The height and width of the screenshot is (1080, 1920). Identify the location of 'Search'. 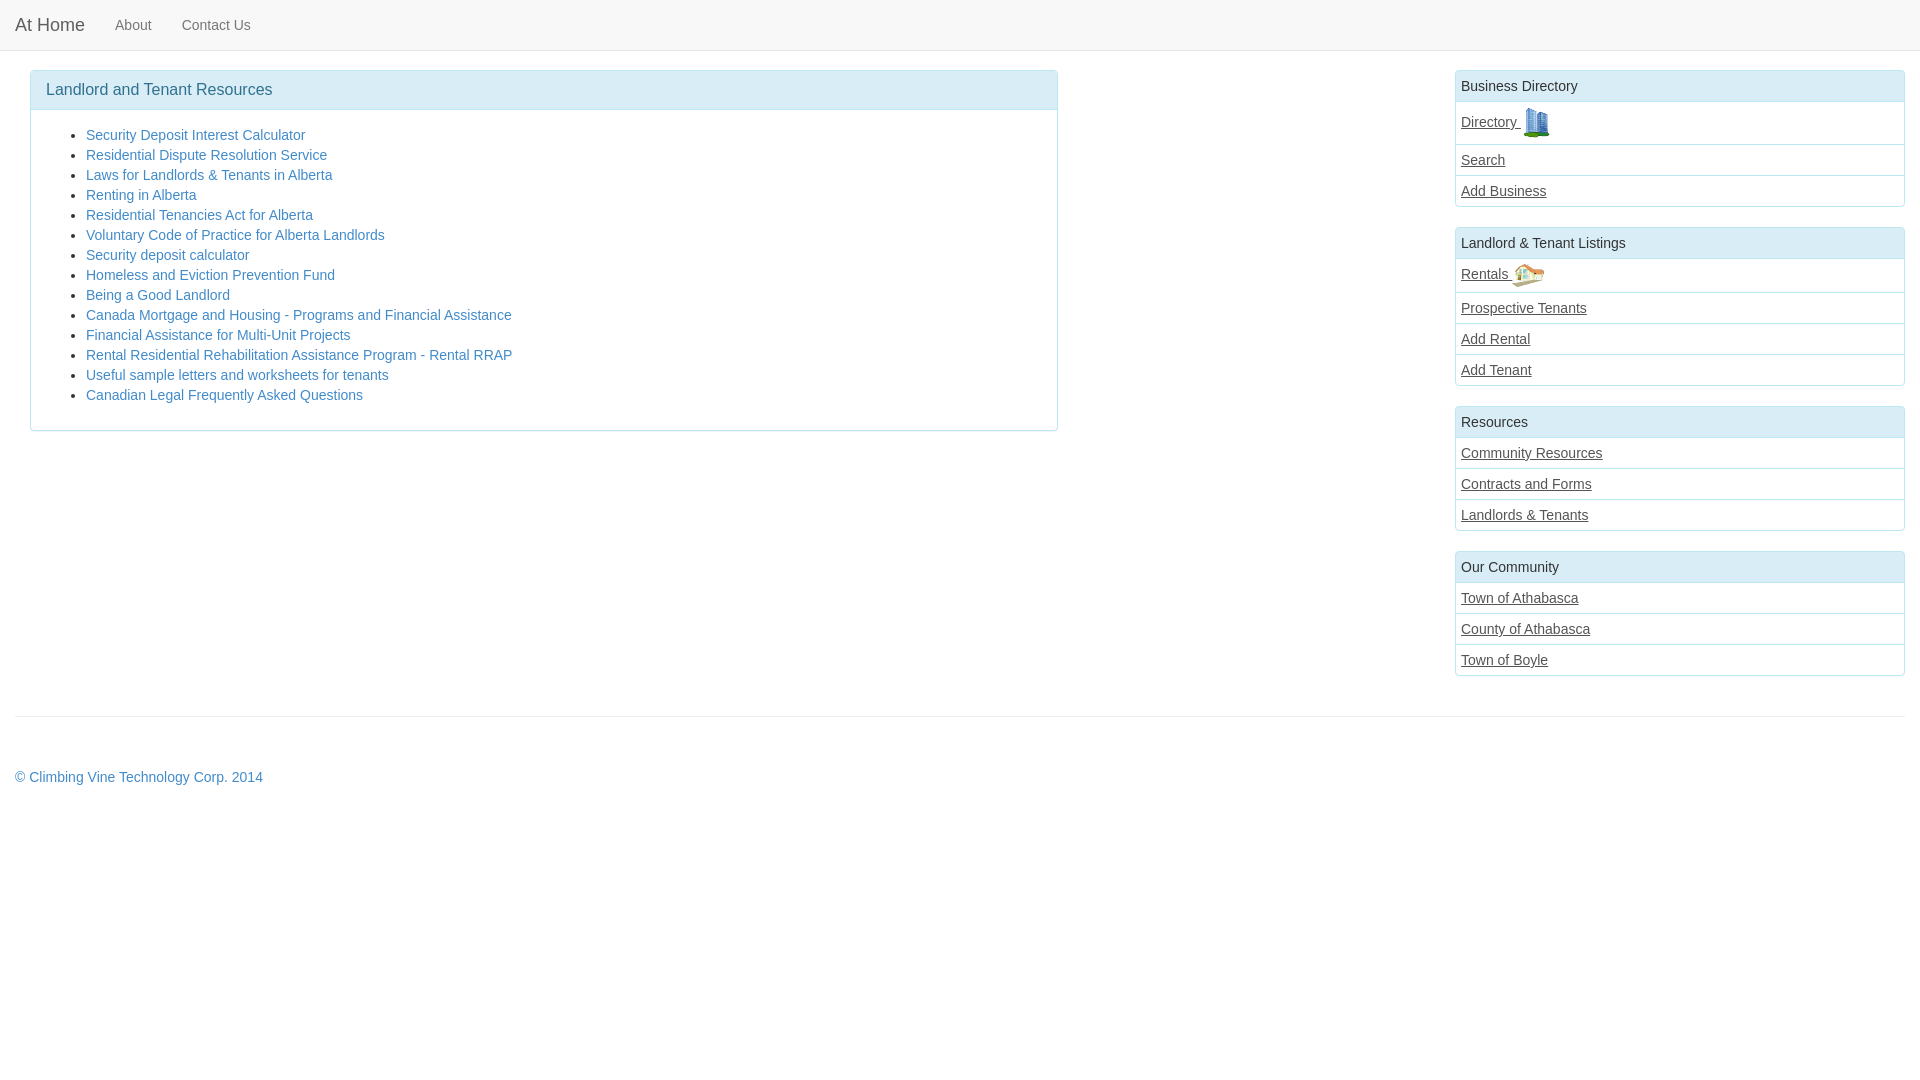
(1680, 158).